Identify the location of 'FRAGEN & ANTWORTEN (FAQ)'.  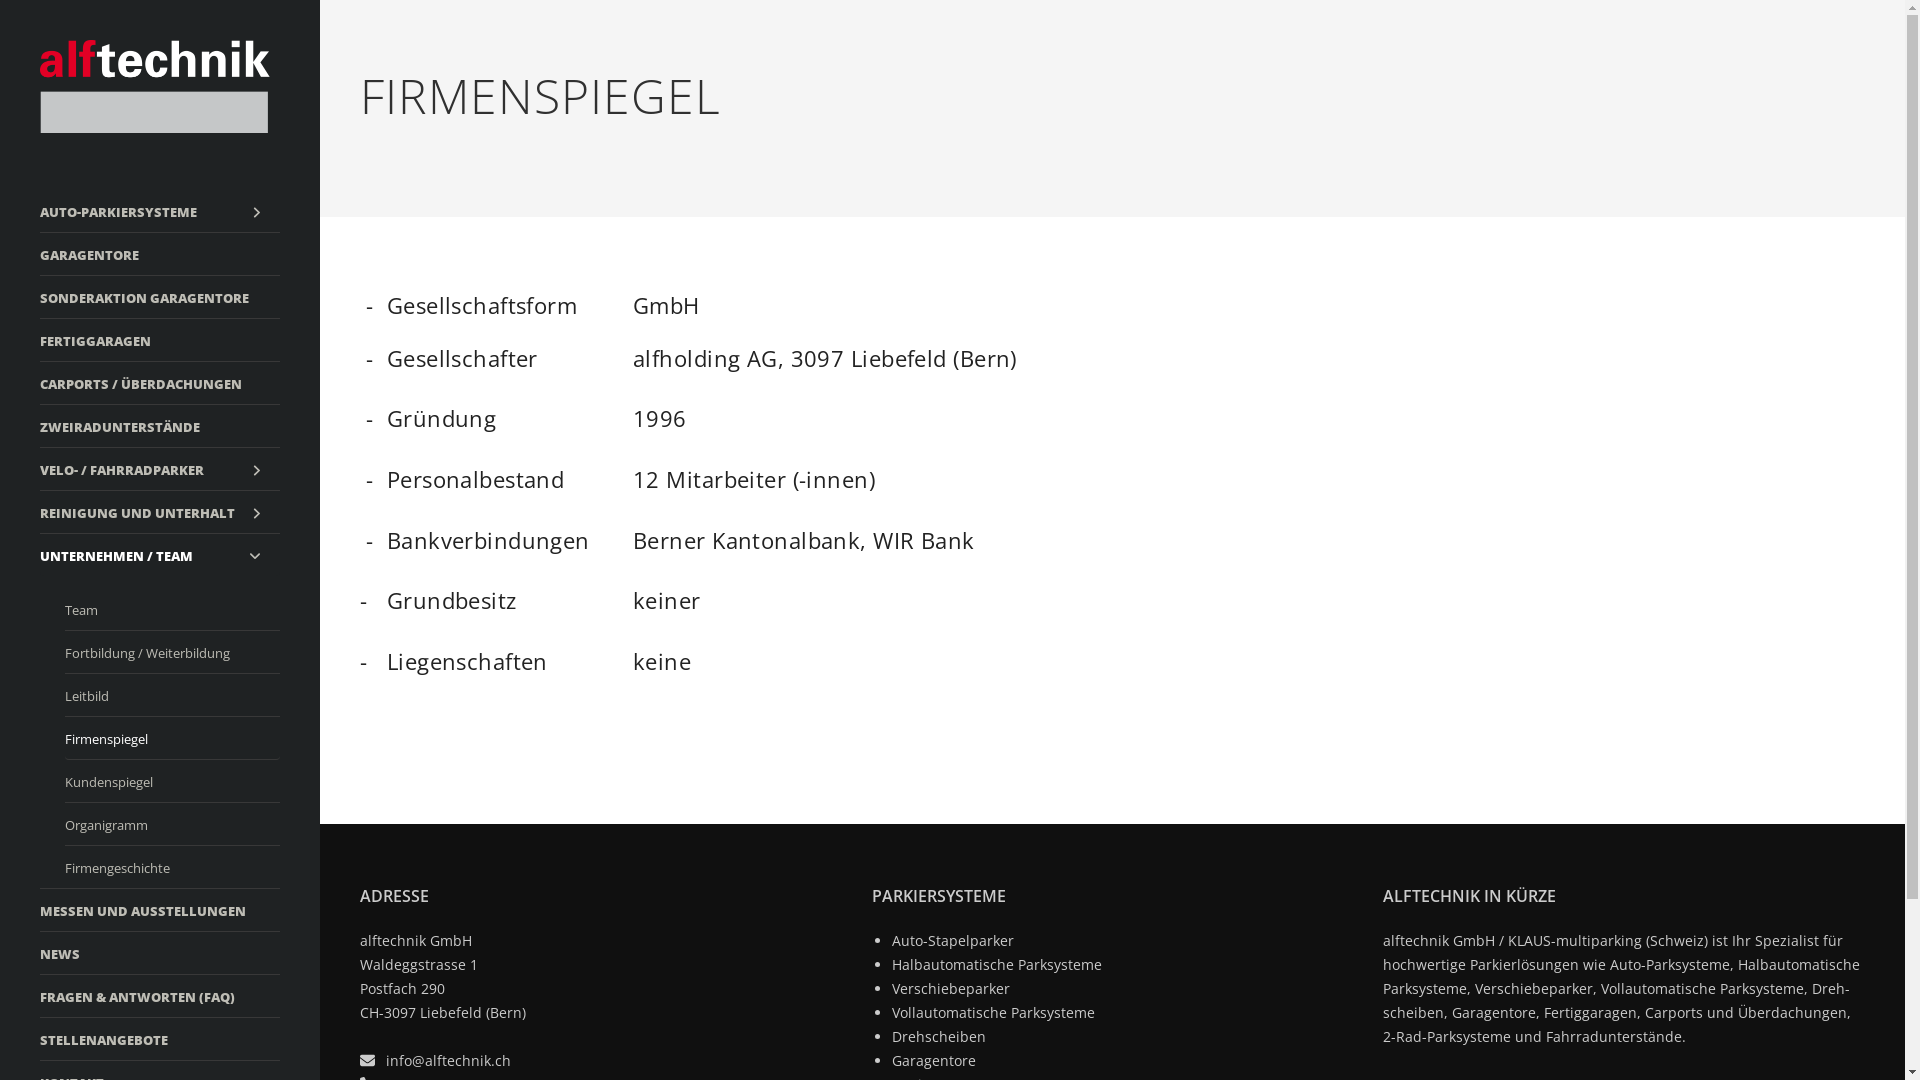
(158, 995).